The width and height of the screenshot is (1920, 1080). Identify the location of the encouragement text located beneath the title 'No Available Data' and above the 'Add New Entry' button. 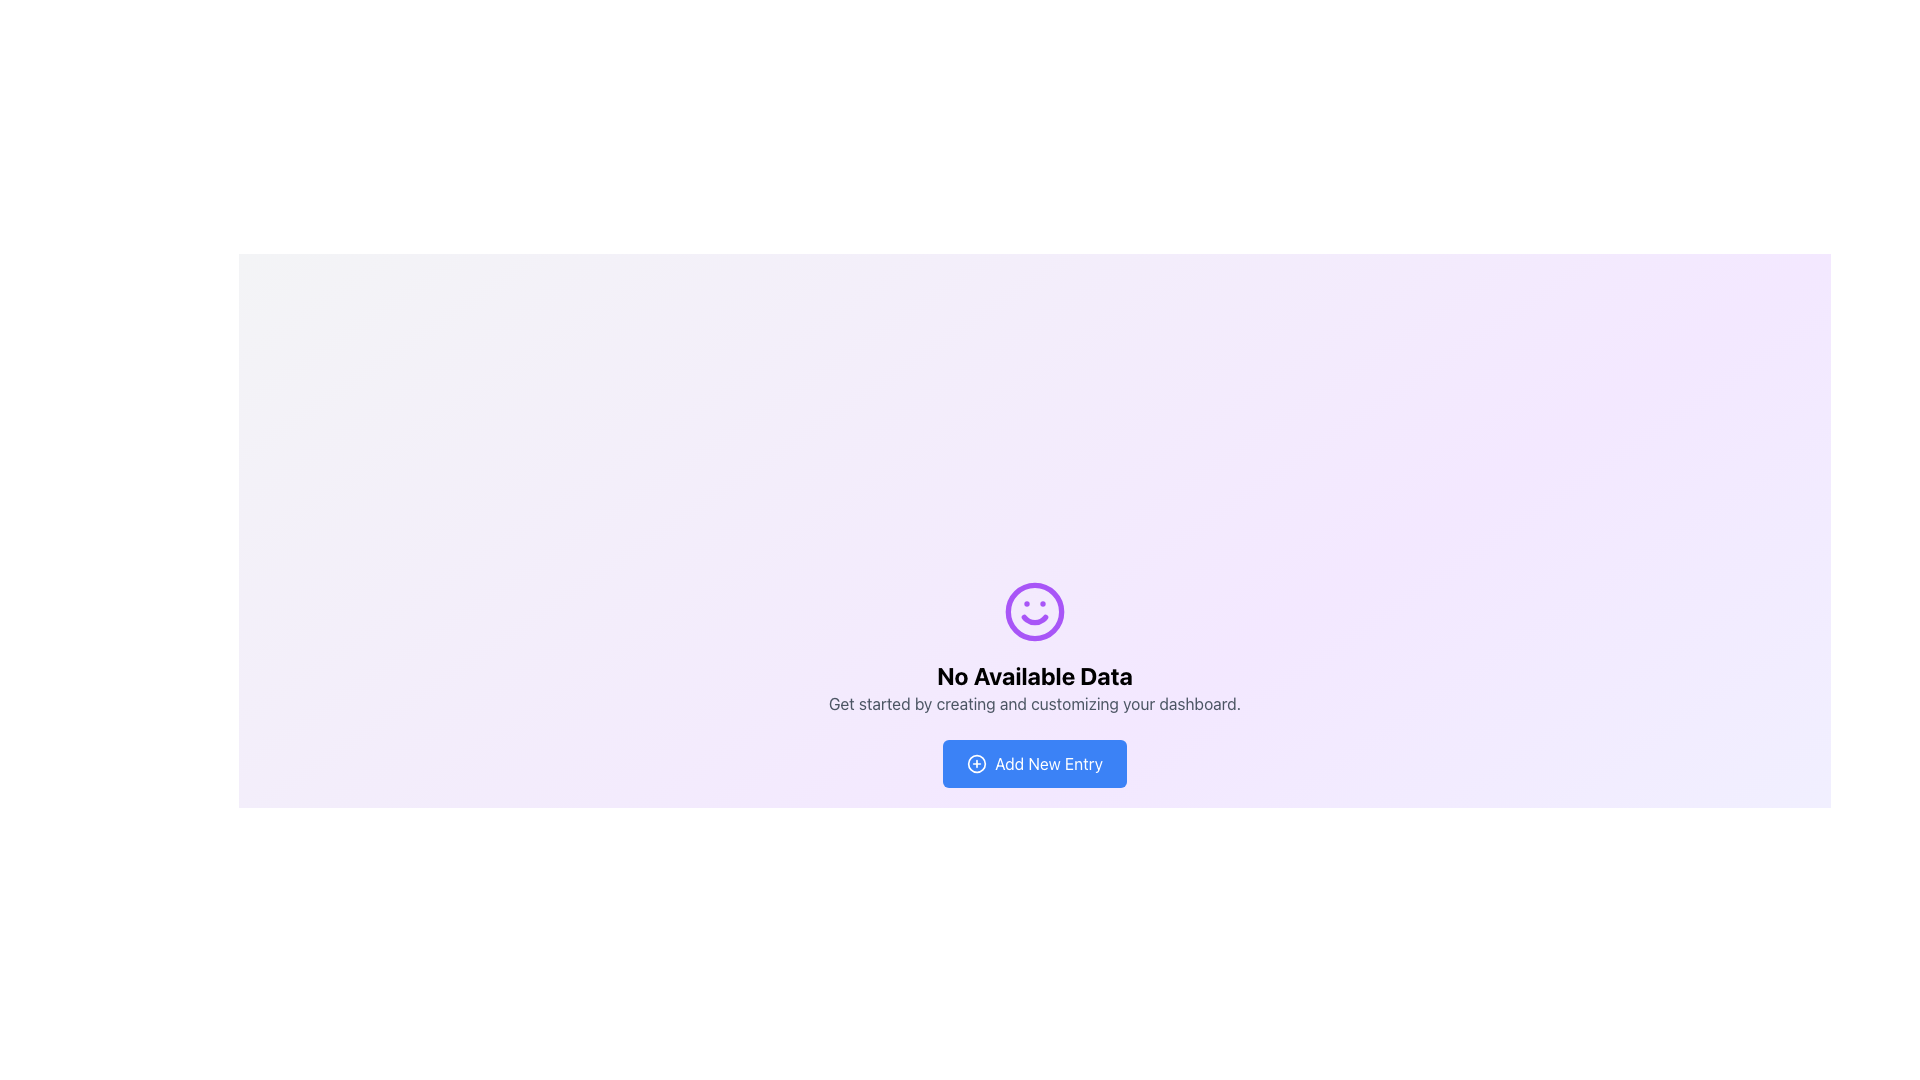
(1035, 703).